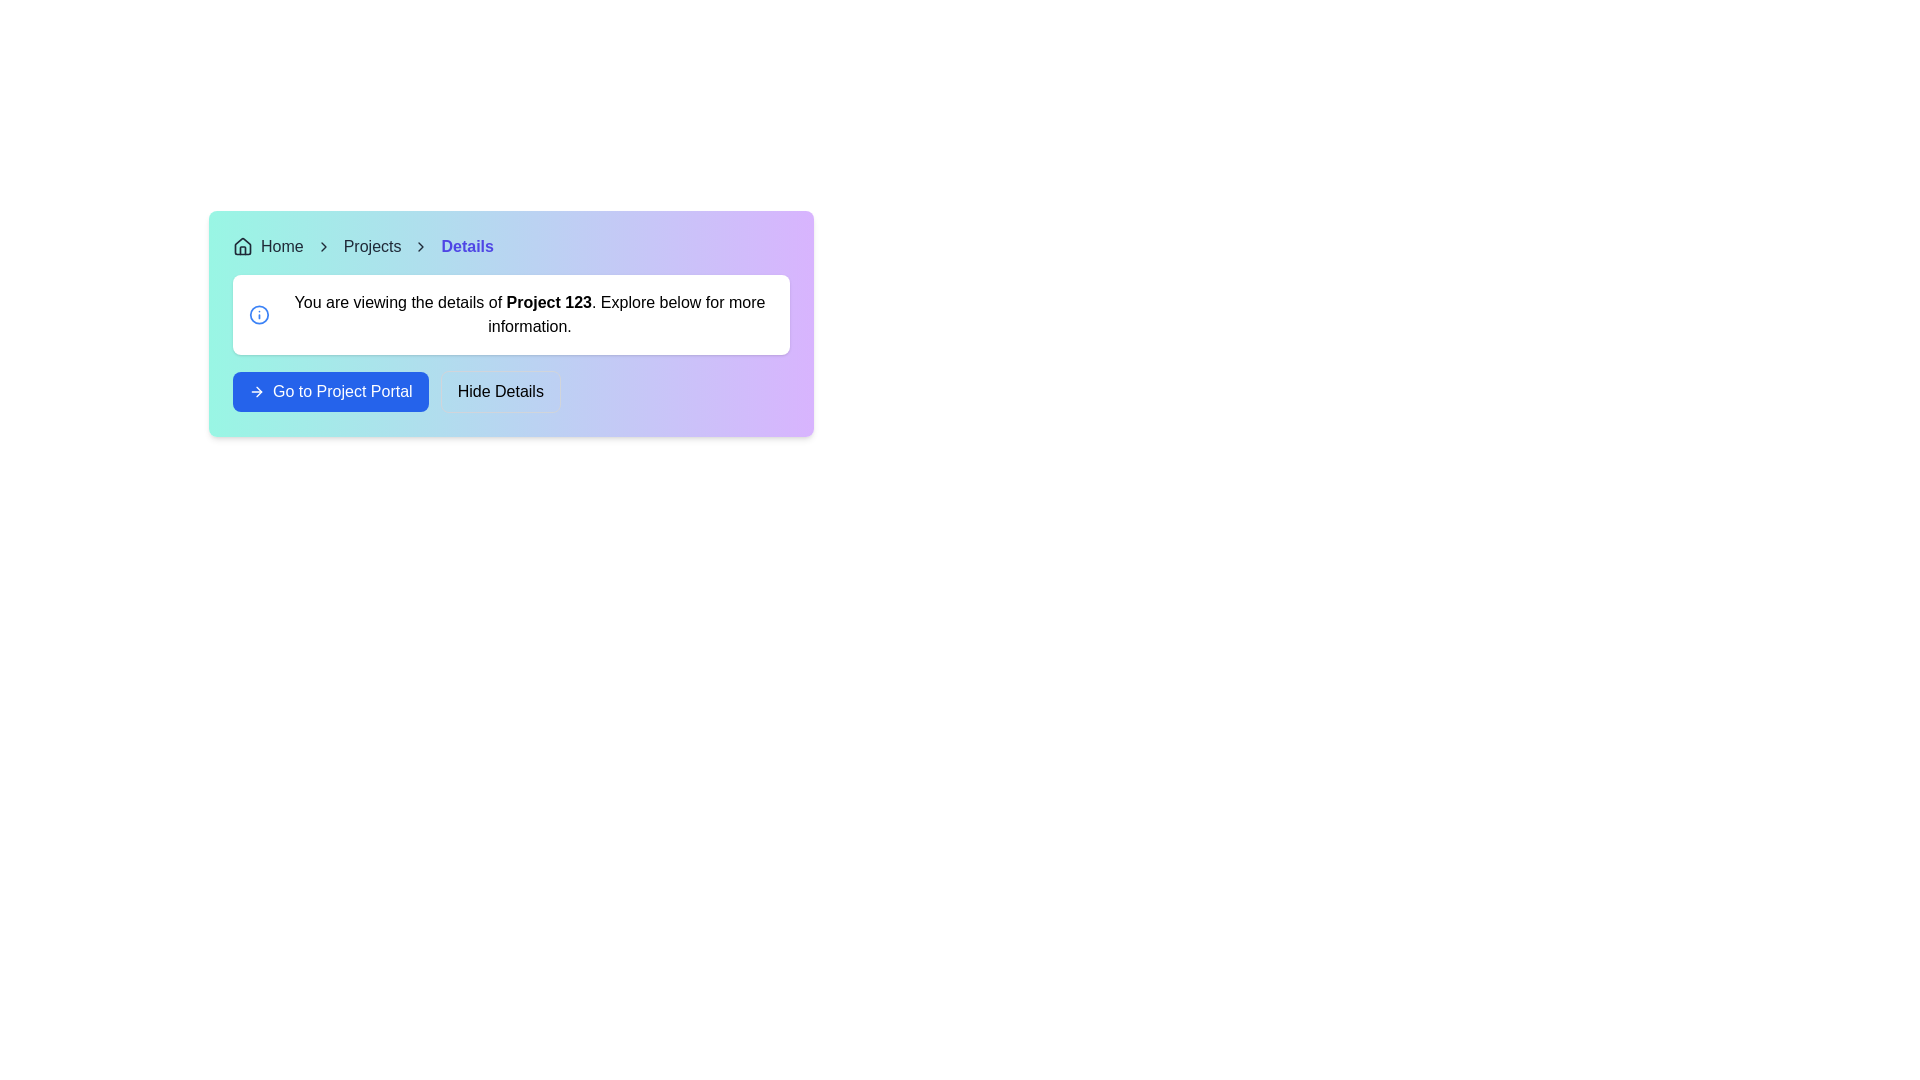 The width and height of the screenshot is (1920, 1080). What do you see at coordinates (500, 392) in the screenshot?
I see `the rectangular button labeled 'Hide Details'` at bounding box center [500, 392].